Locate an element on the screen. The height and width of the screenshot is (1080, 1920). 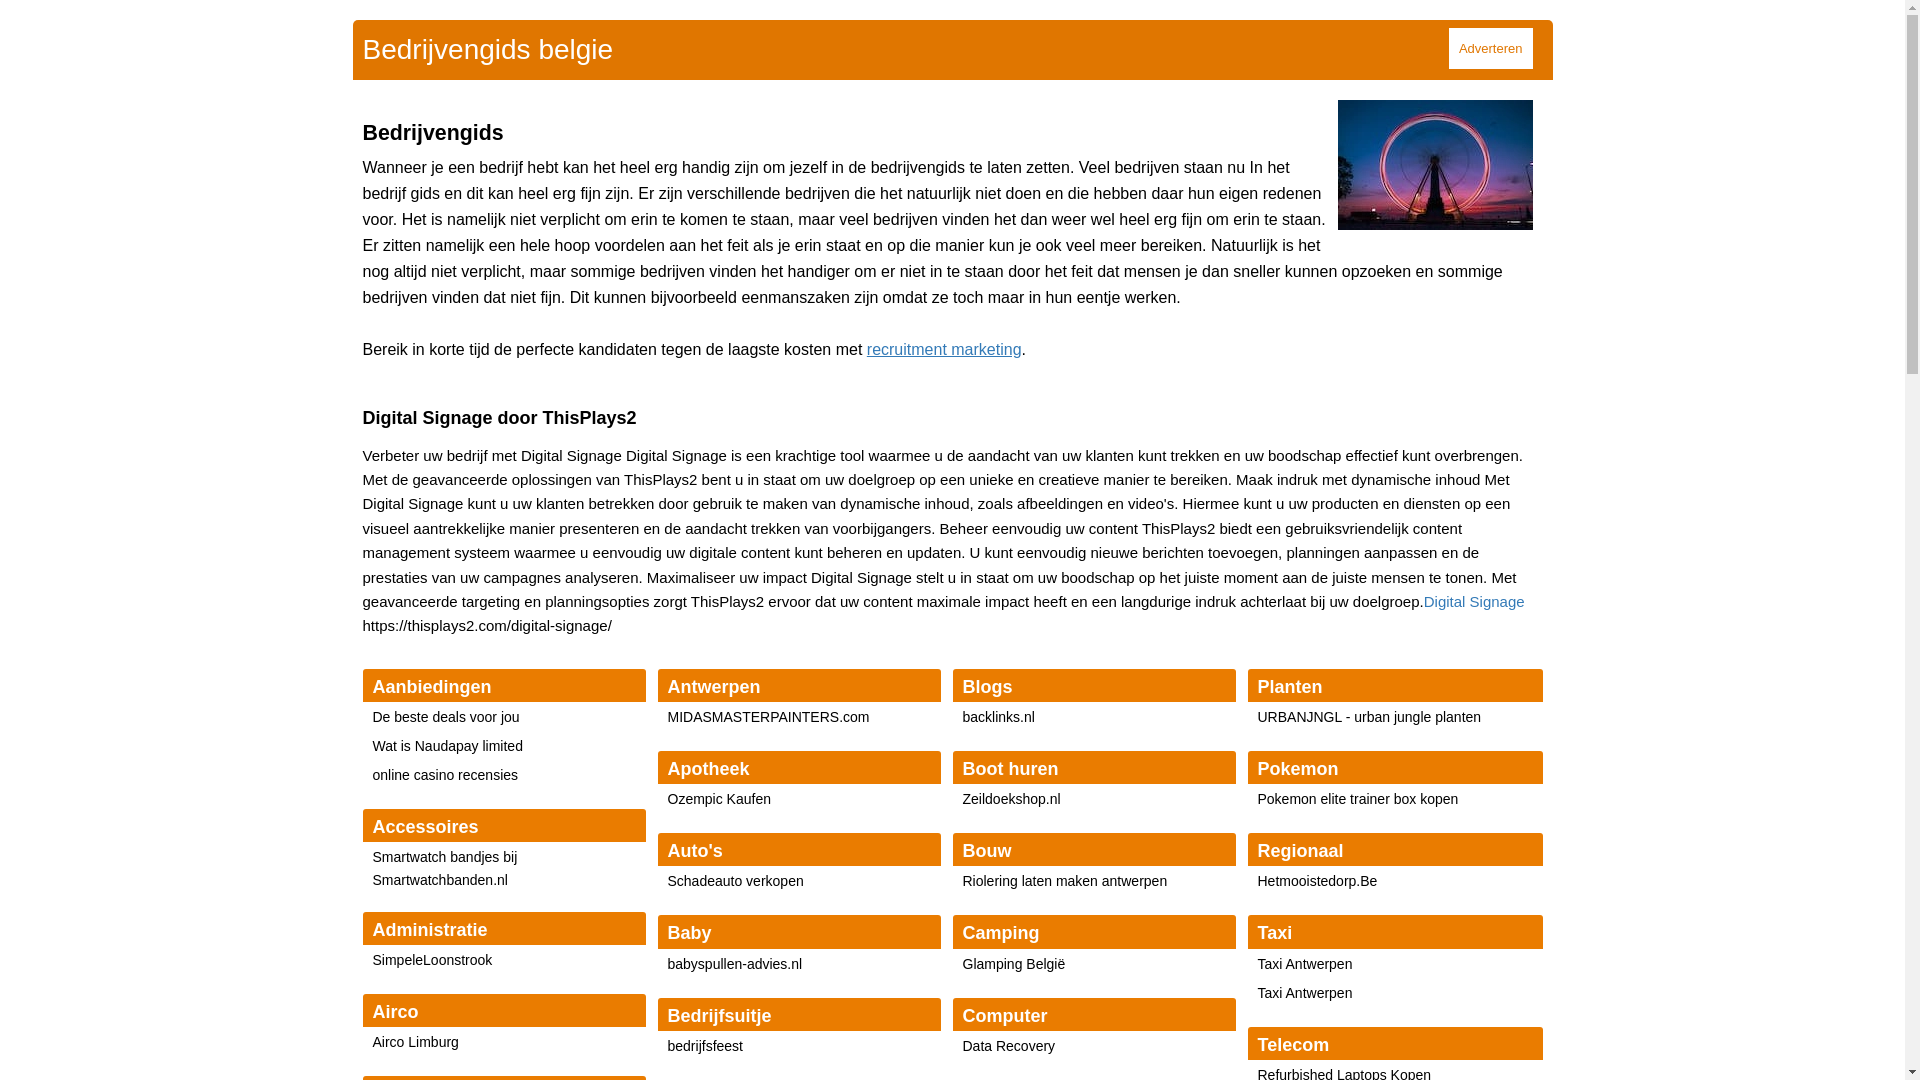
'SimpeleLoonstrook' is located at coordinates (431, 959).